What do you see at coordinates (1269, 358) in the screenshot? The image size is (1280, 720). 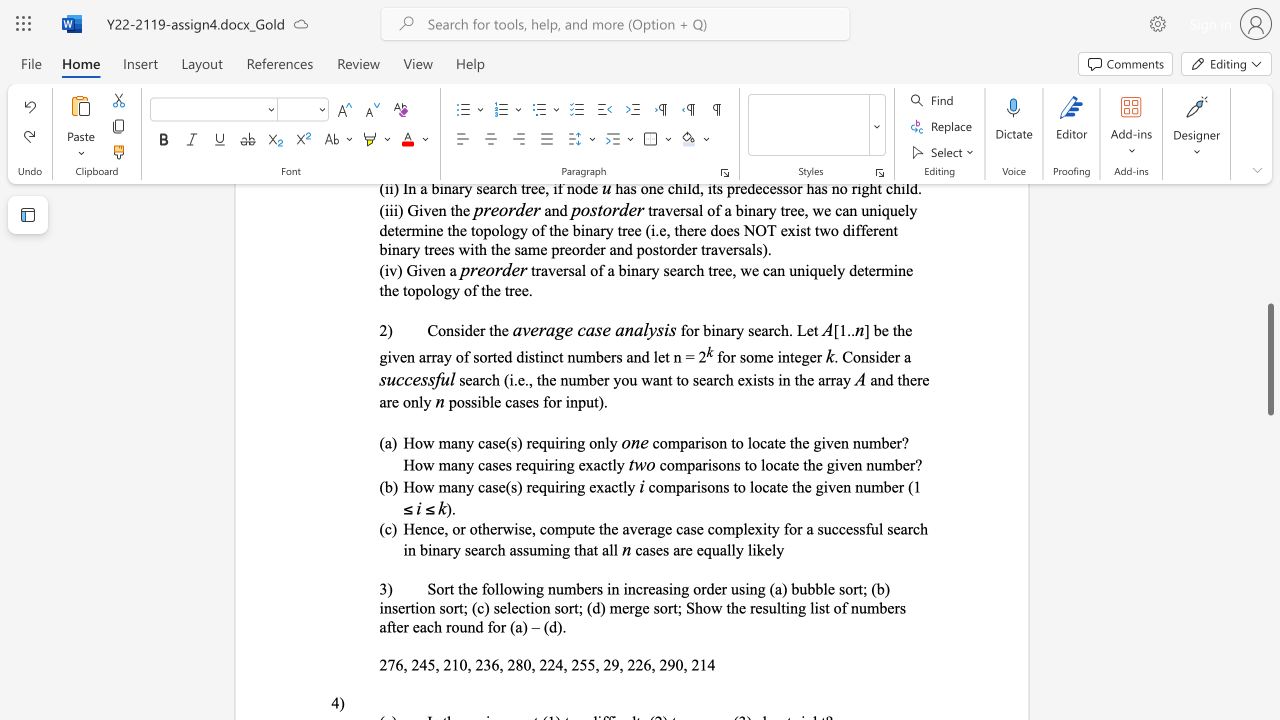 I see `the scrollbar and move down 290 pixels` at bounding box center [1269, 358].